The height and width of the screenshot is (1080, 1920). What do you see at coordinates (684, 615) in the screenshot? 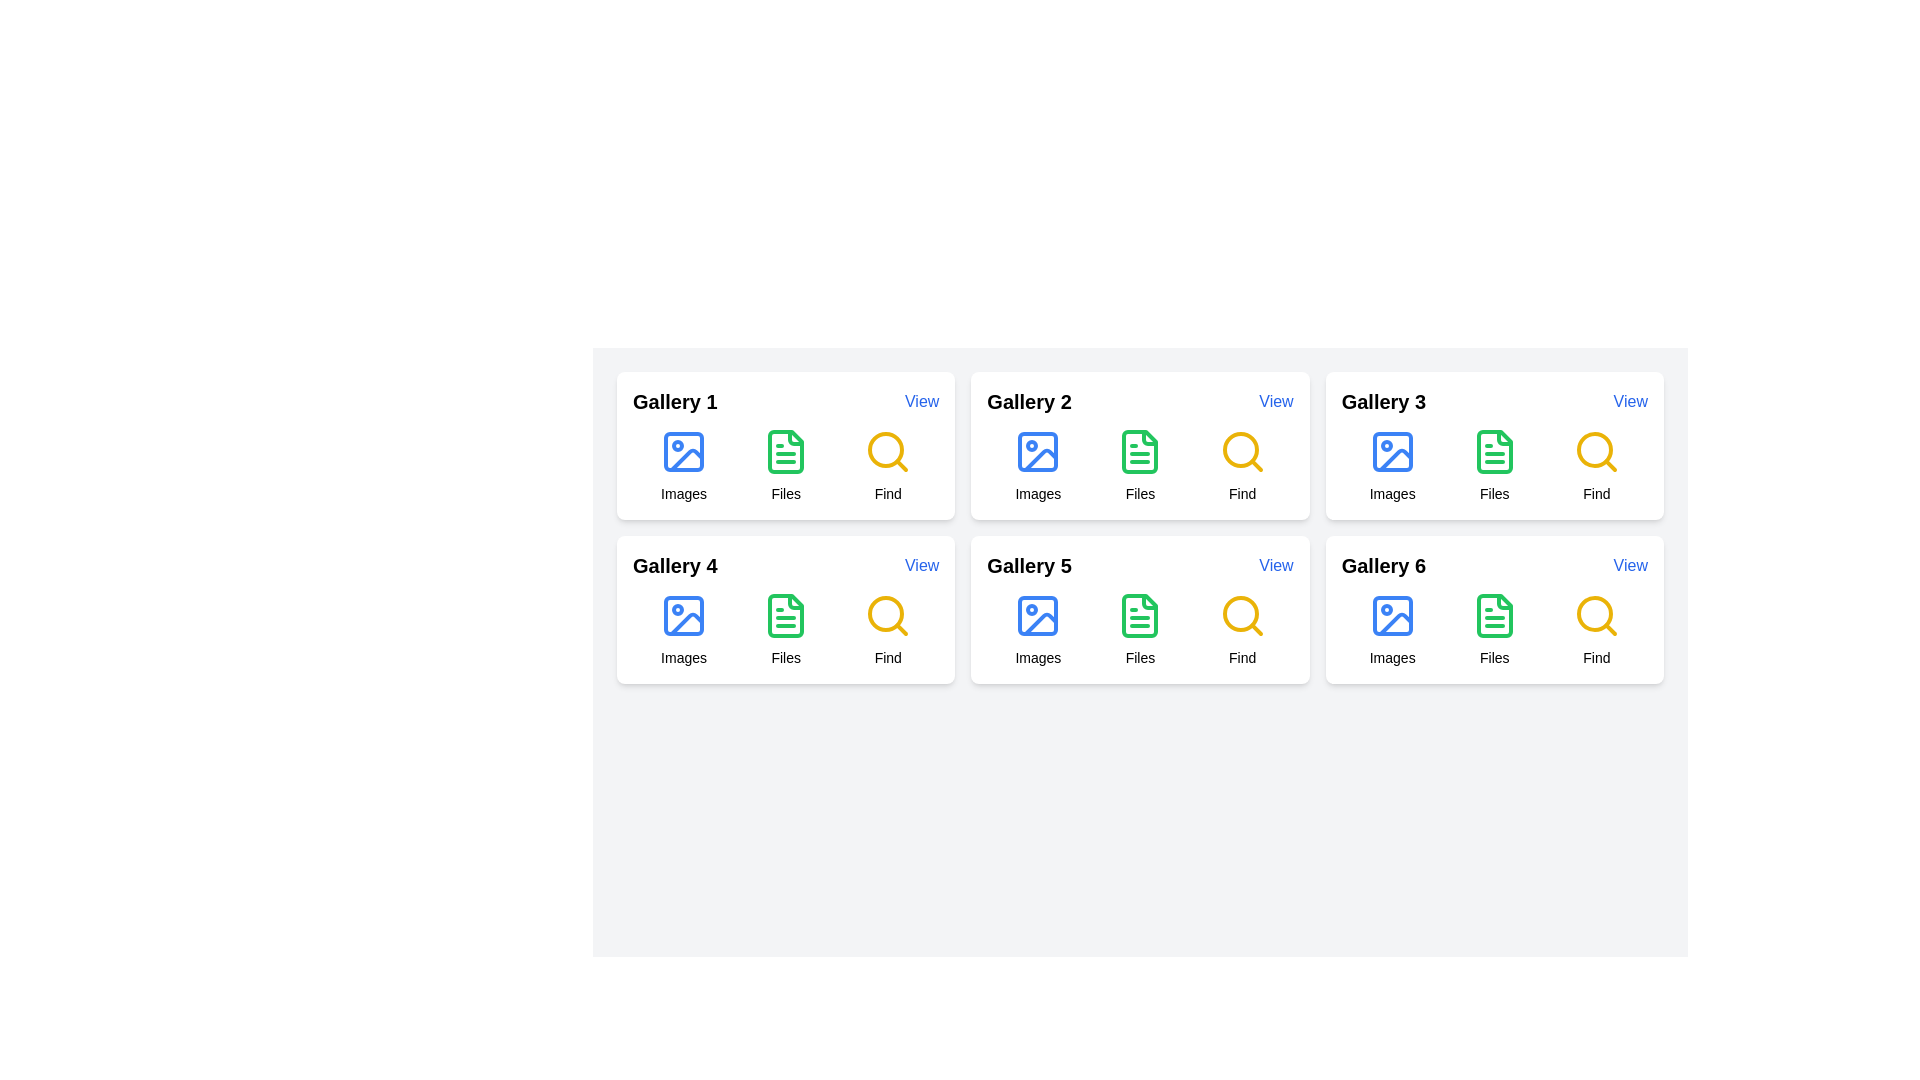
I see `the 'Images' icon in the 'Gallery 4' section, which is located on the leftmost side of the card's second row, directly above the 'Images' label` at bounding box center [684, 615].